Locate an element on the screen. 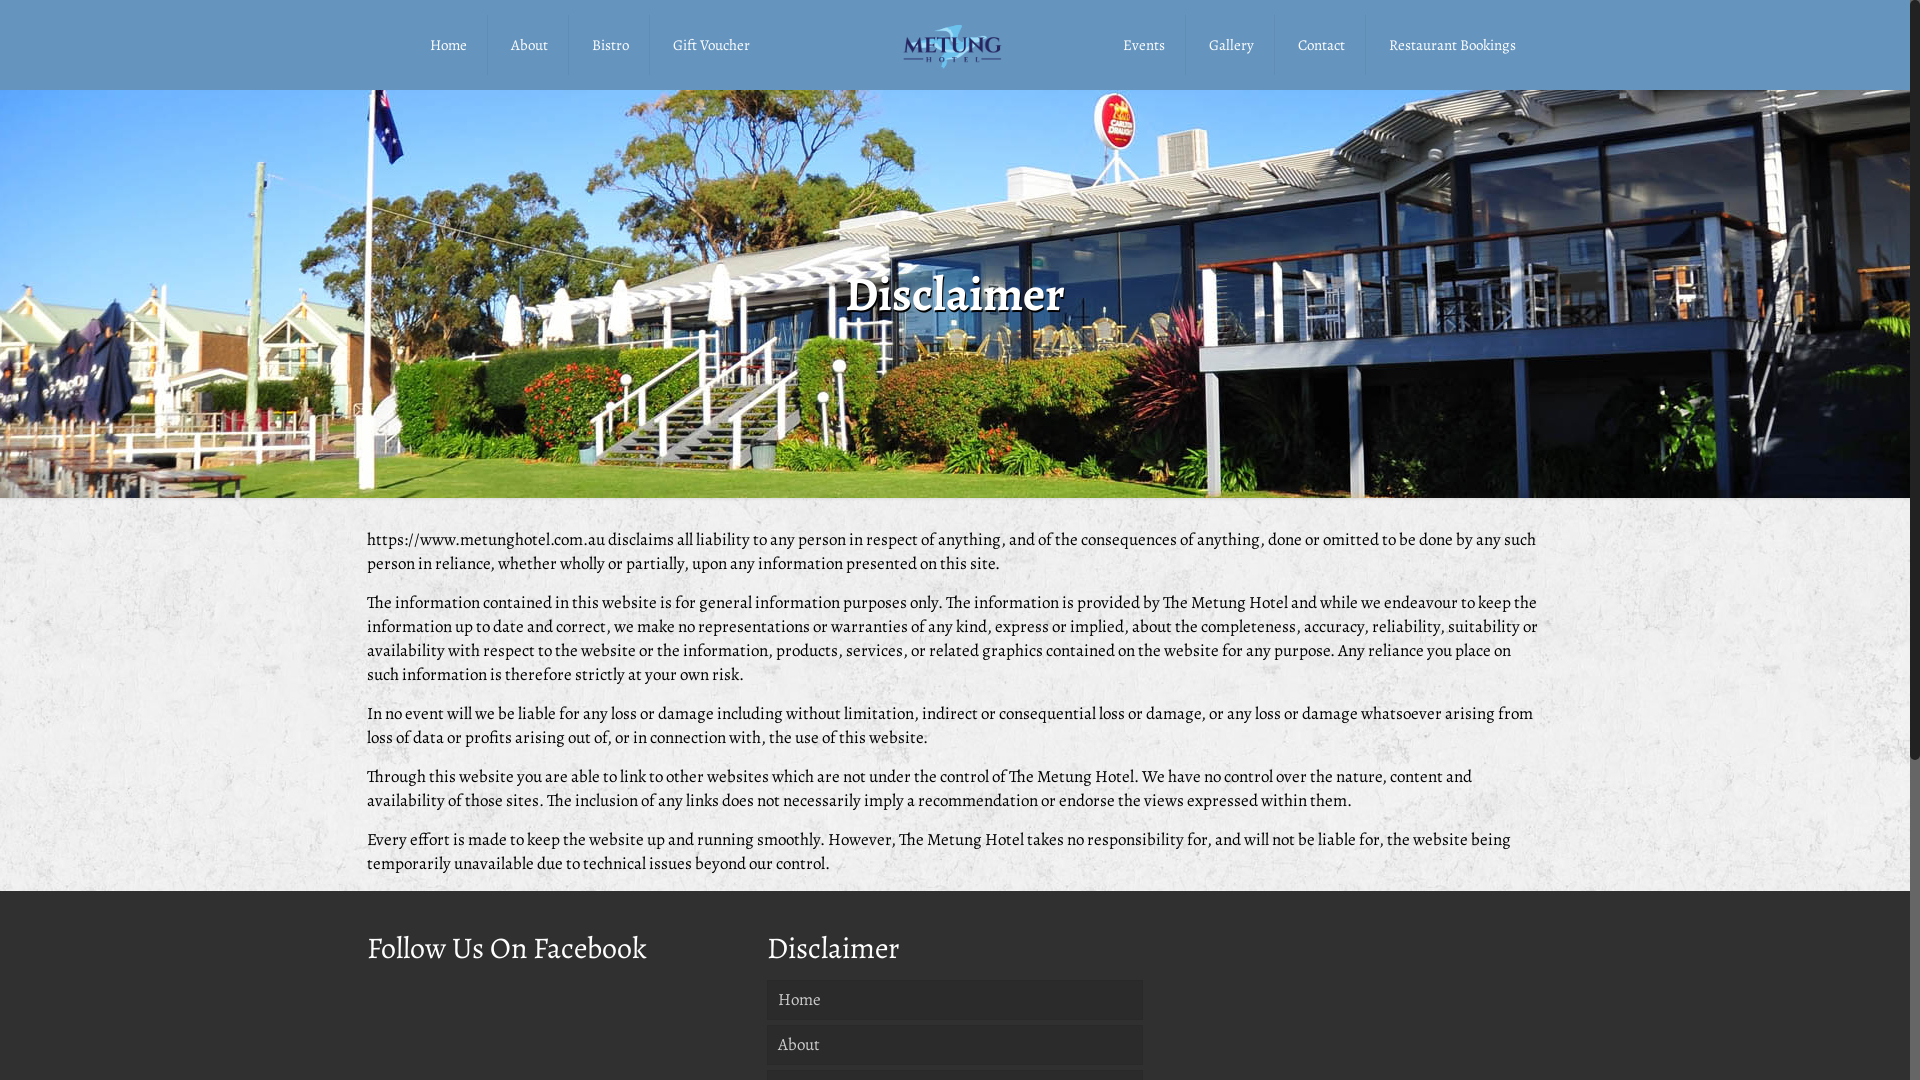  'Restaurant Bookings' is located at coordinates (1452, 45).